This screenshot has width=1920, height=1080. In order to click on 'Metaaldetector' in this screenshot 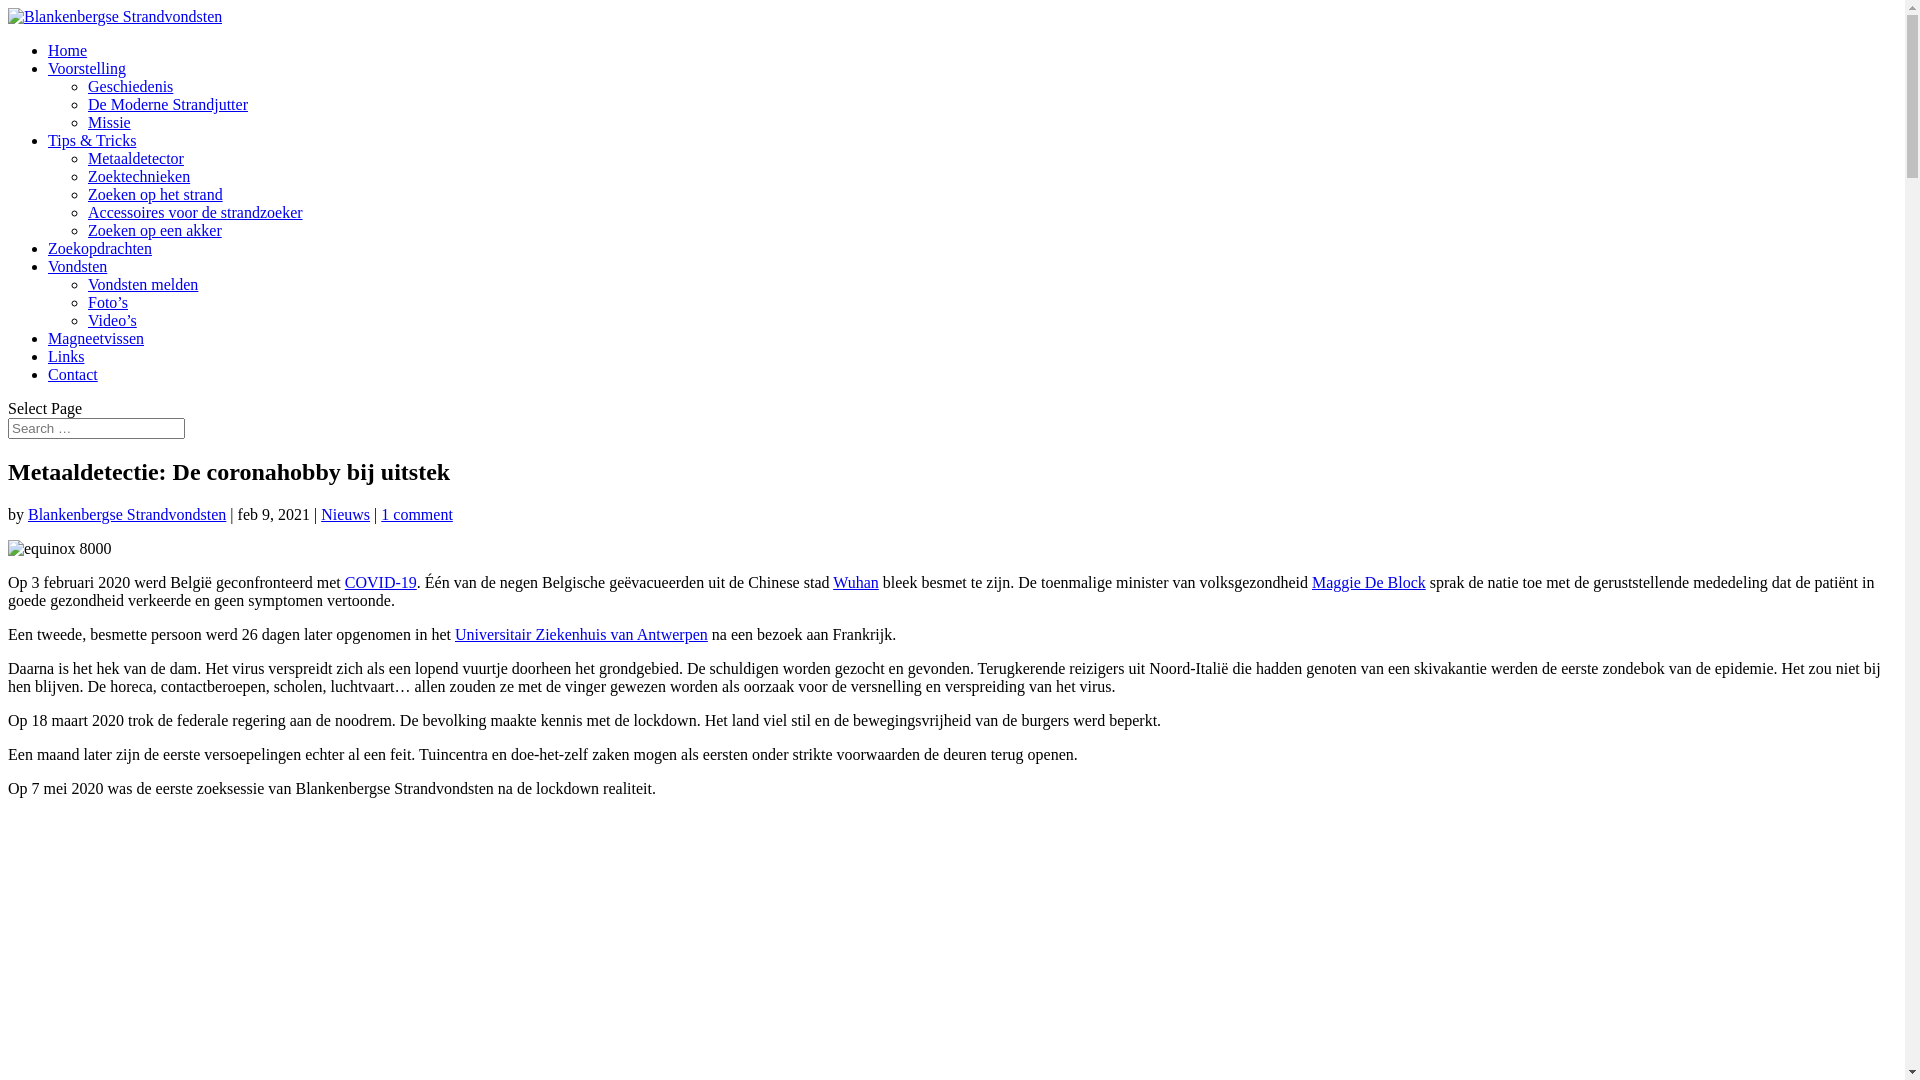, I will do `click(134, 157)`.